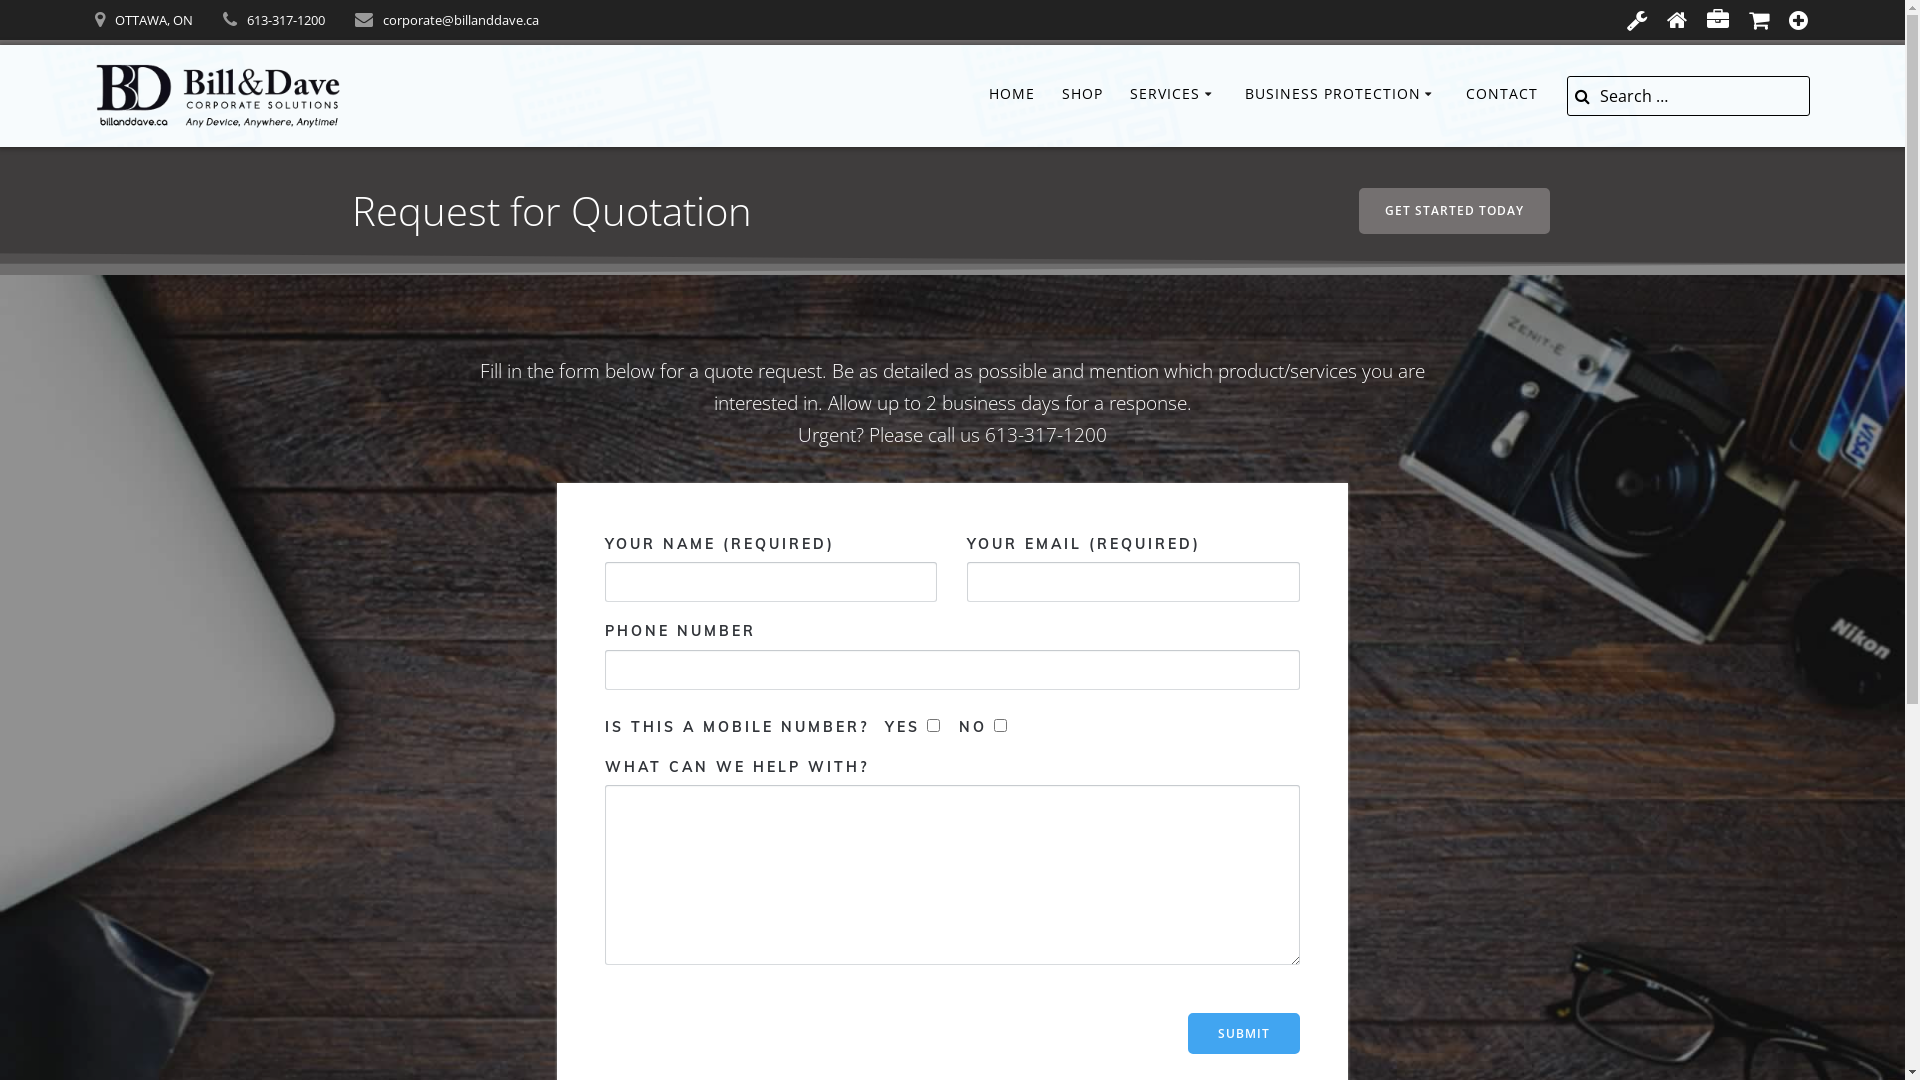 Image resolution: width=1920 pixels, height=1080 pixels. Describe the element at coordinates (1342, 95) in the screenshot. I see `'BUSINESS PROTECTION'` at that location.